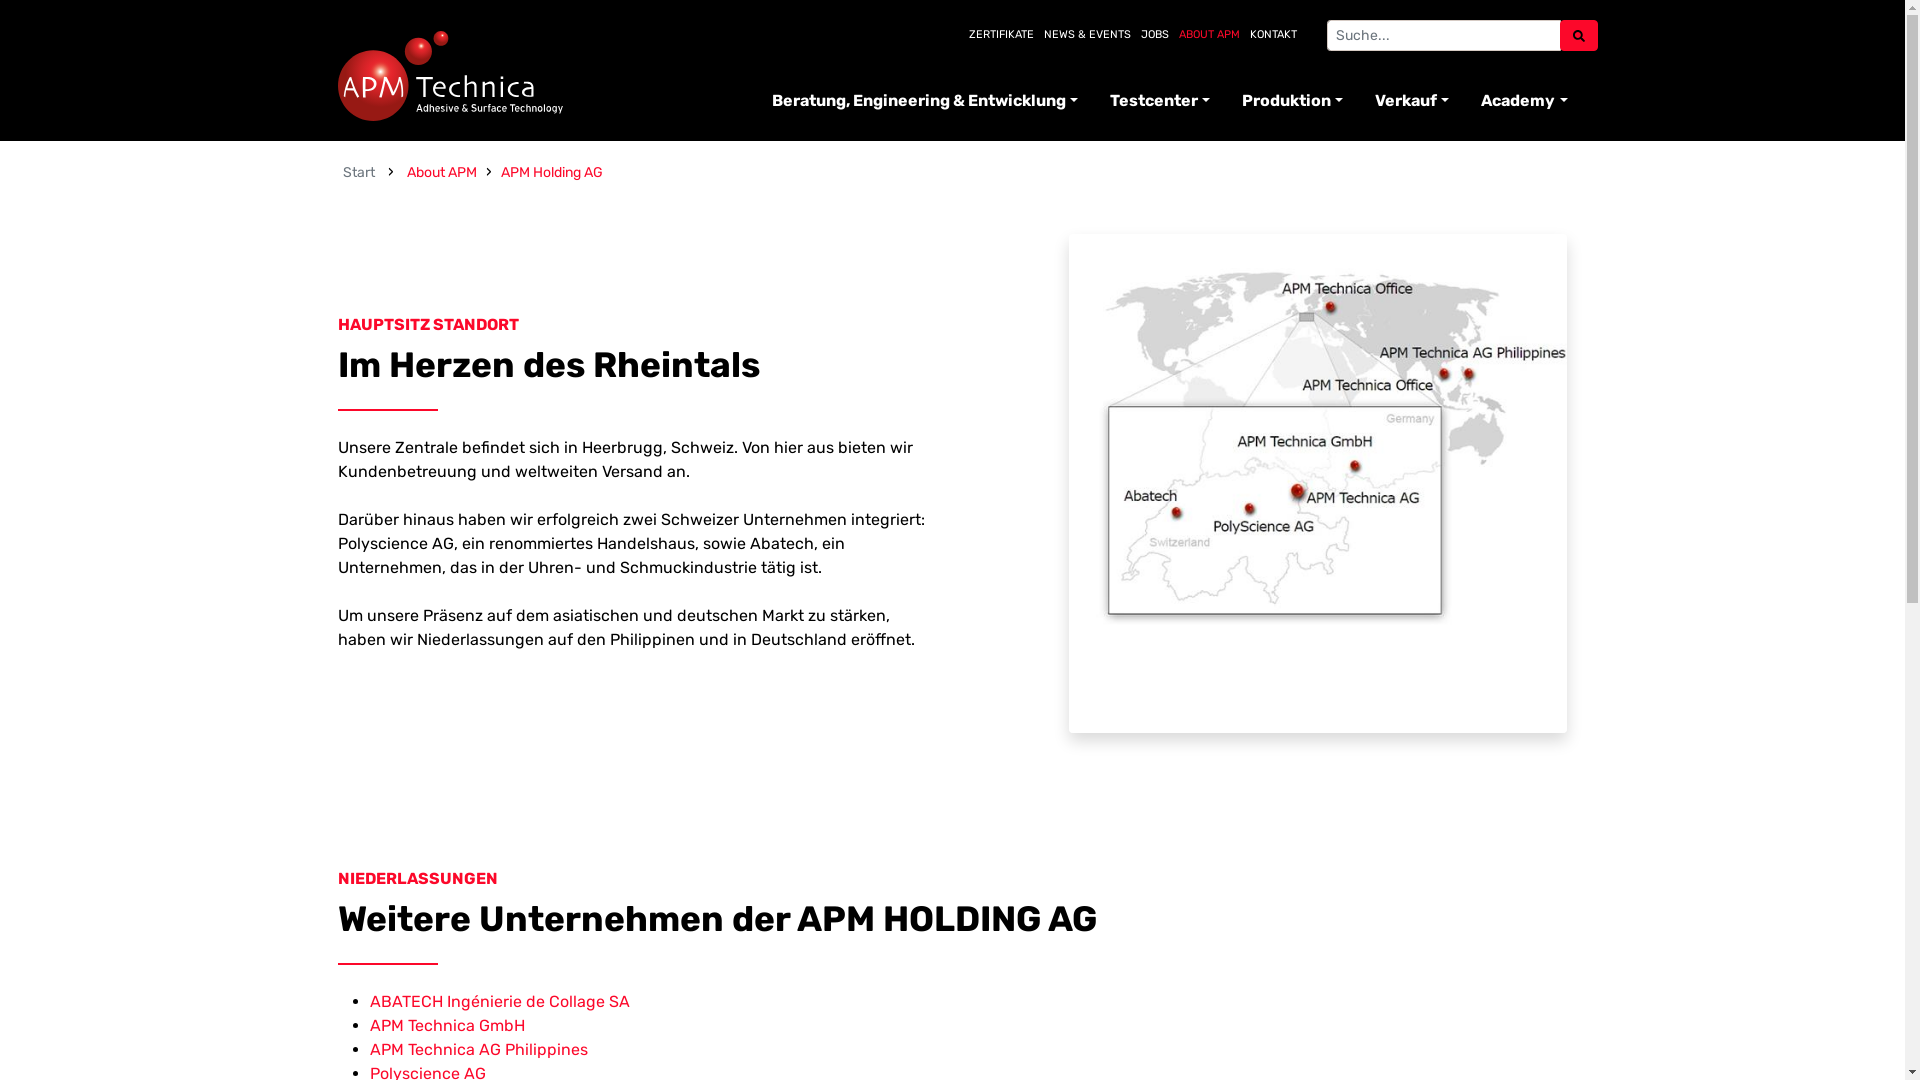 The width and height of the screenshot is (1920, 1080). What do you see at coordinates (337, 171) in the screenshot?
I see `'Start'` at bounding box center [337, 171].